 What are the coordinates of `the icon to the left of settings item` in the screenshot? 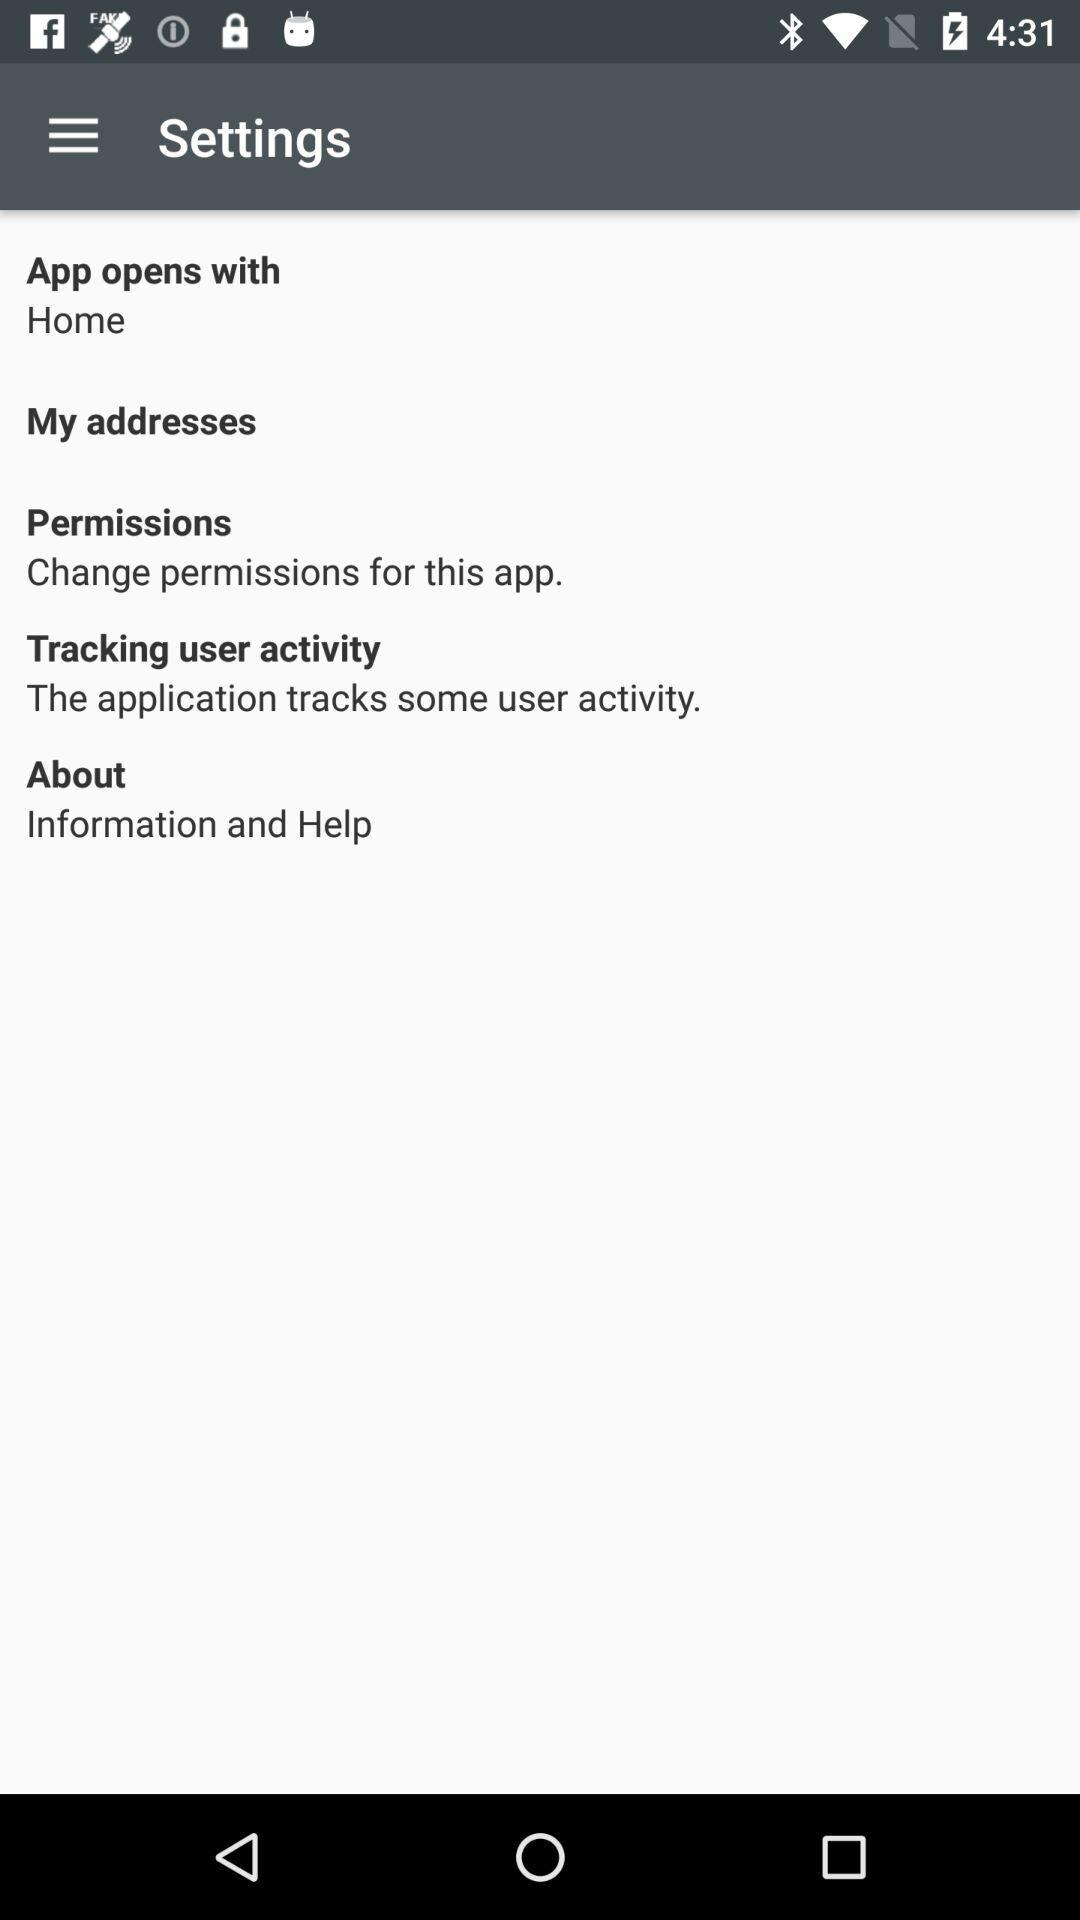 It's located at (72, 135).